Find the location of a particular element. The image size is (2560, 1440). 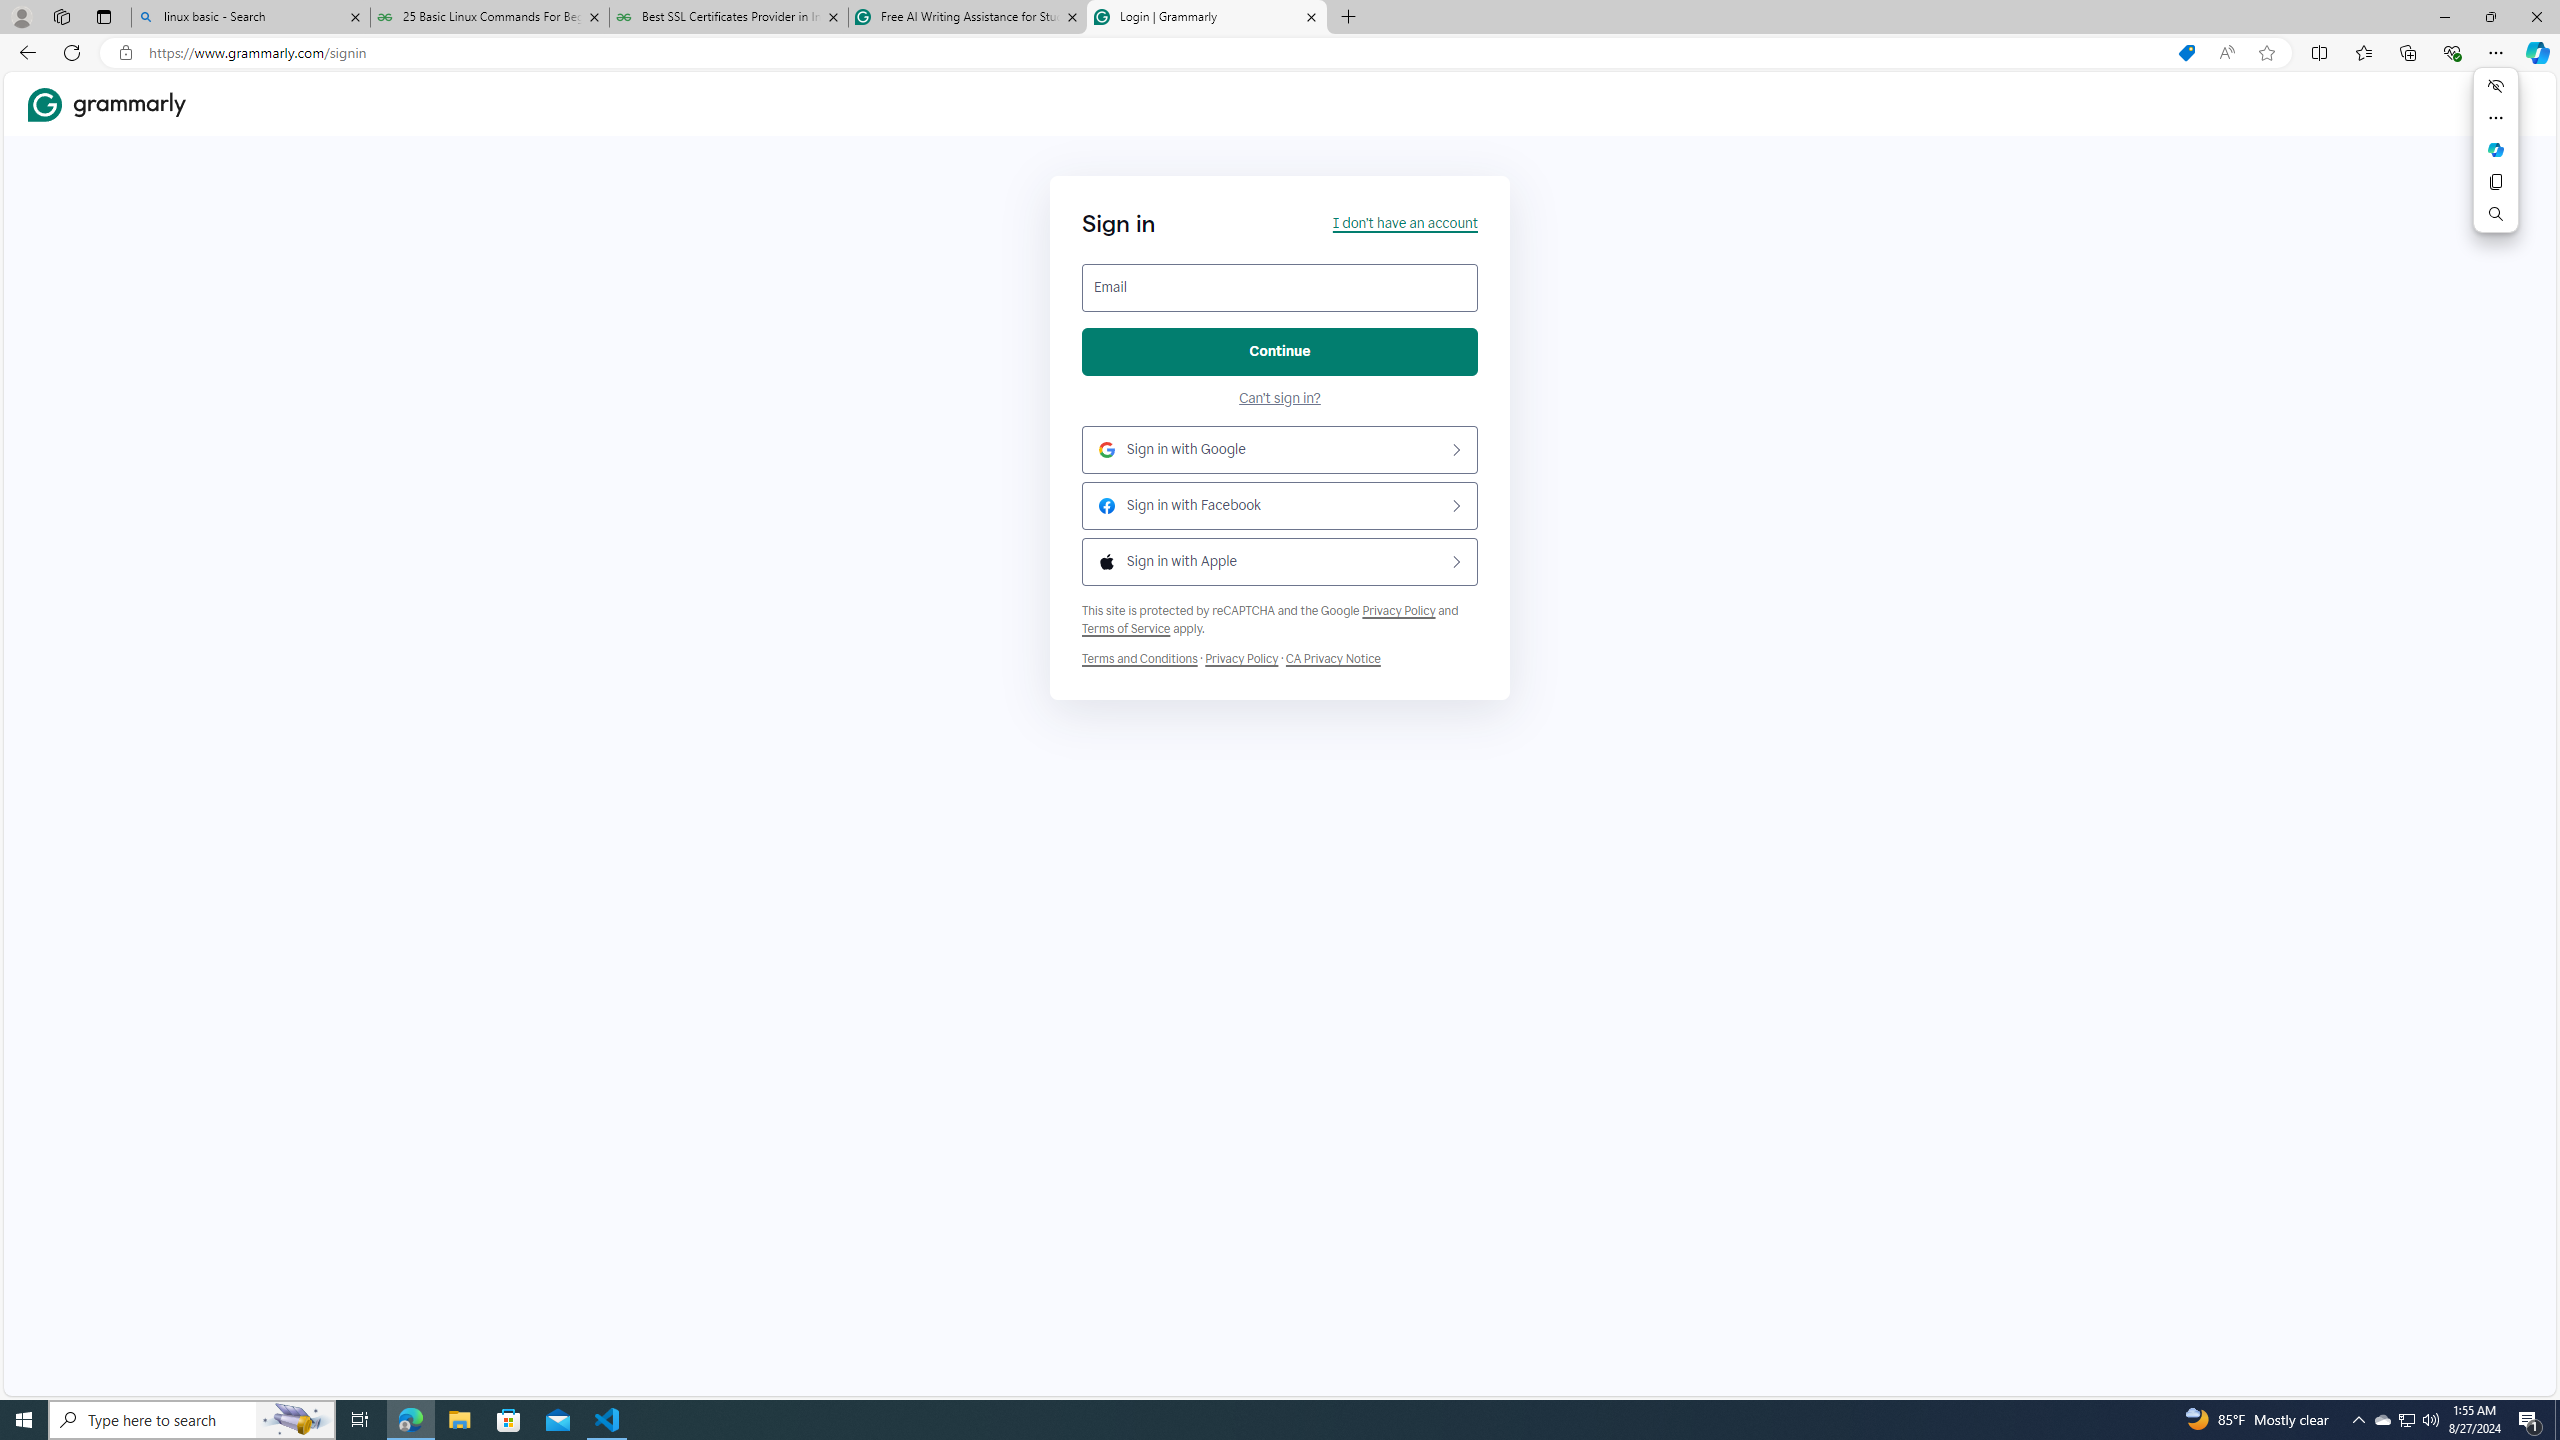

'Mini menu on text selection' is located at coordinates (2495, 149).